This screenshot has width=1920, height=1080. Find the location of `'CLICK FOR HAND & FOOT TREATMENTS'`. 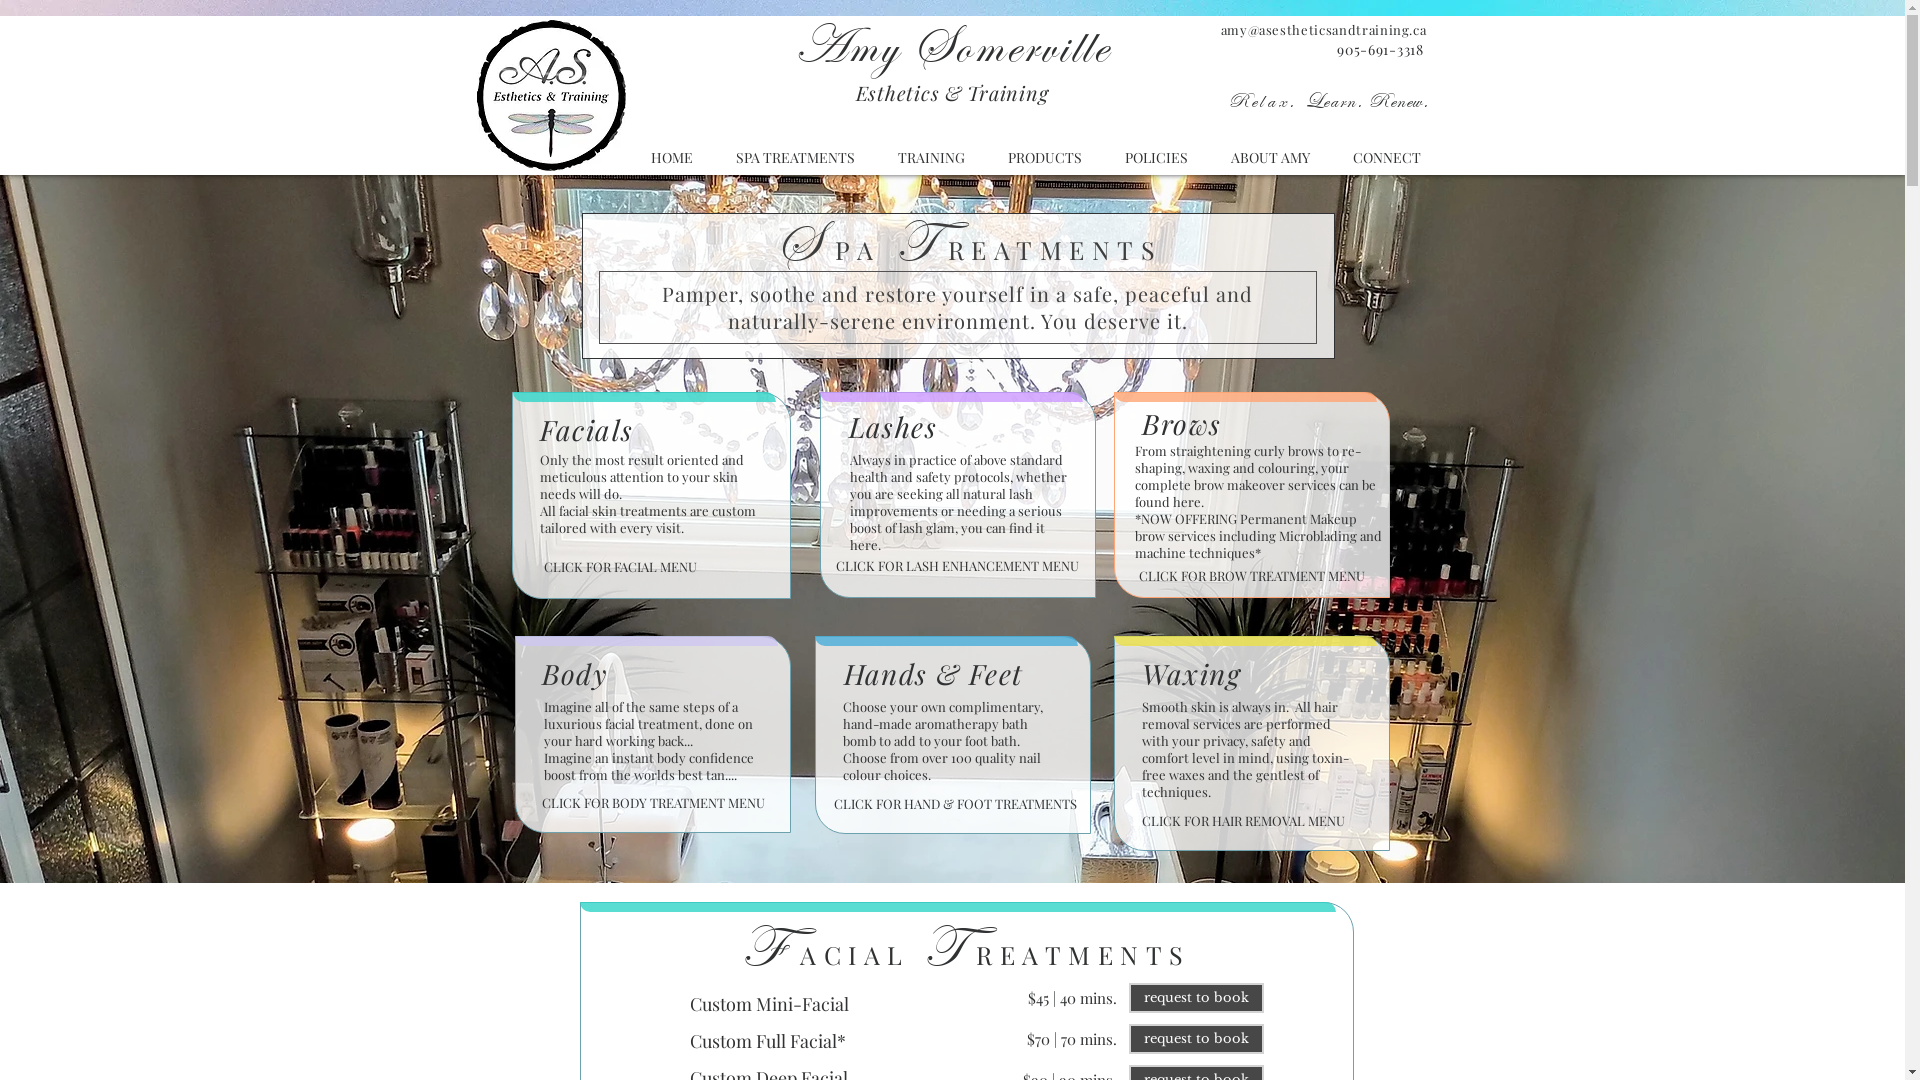

'CLICK FOR HAND & FOOT TREATMENTS' is located at coordinates (954, 803).